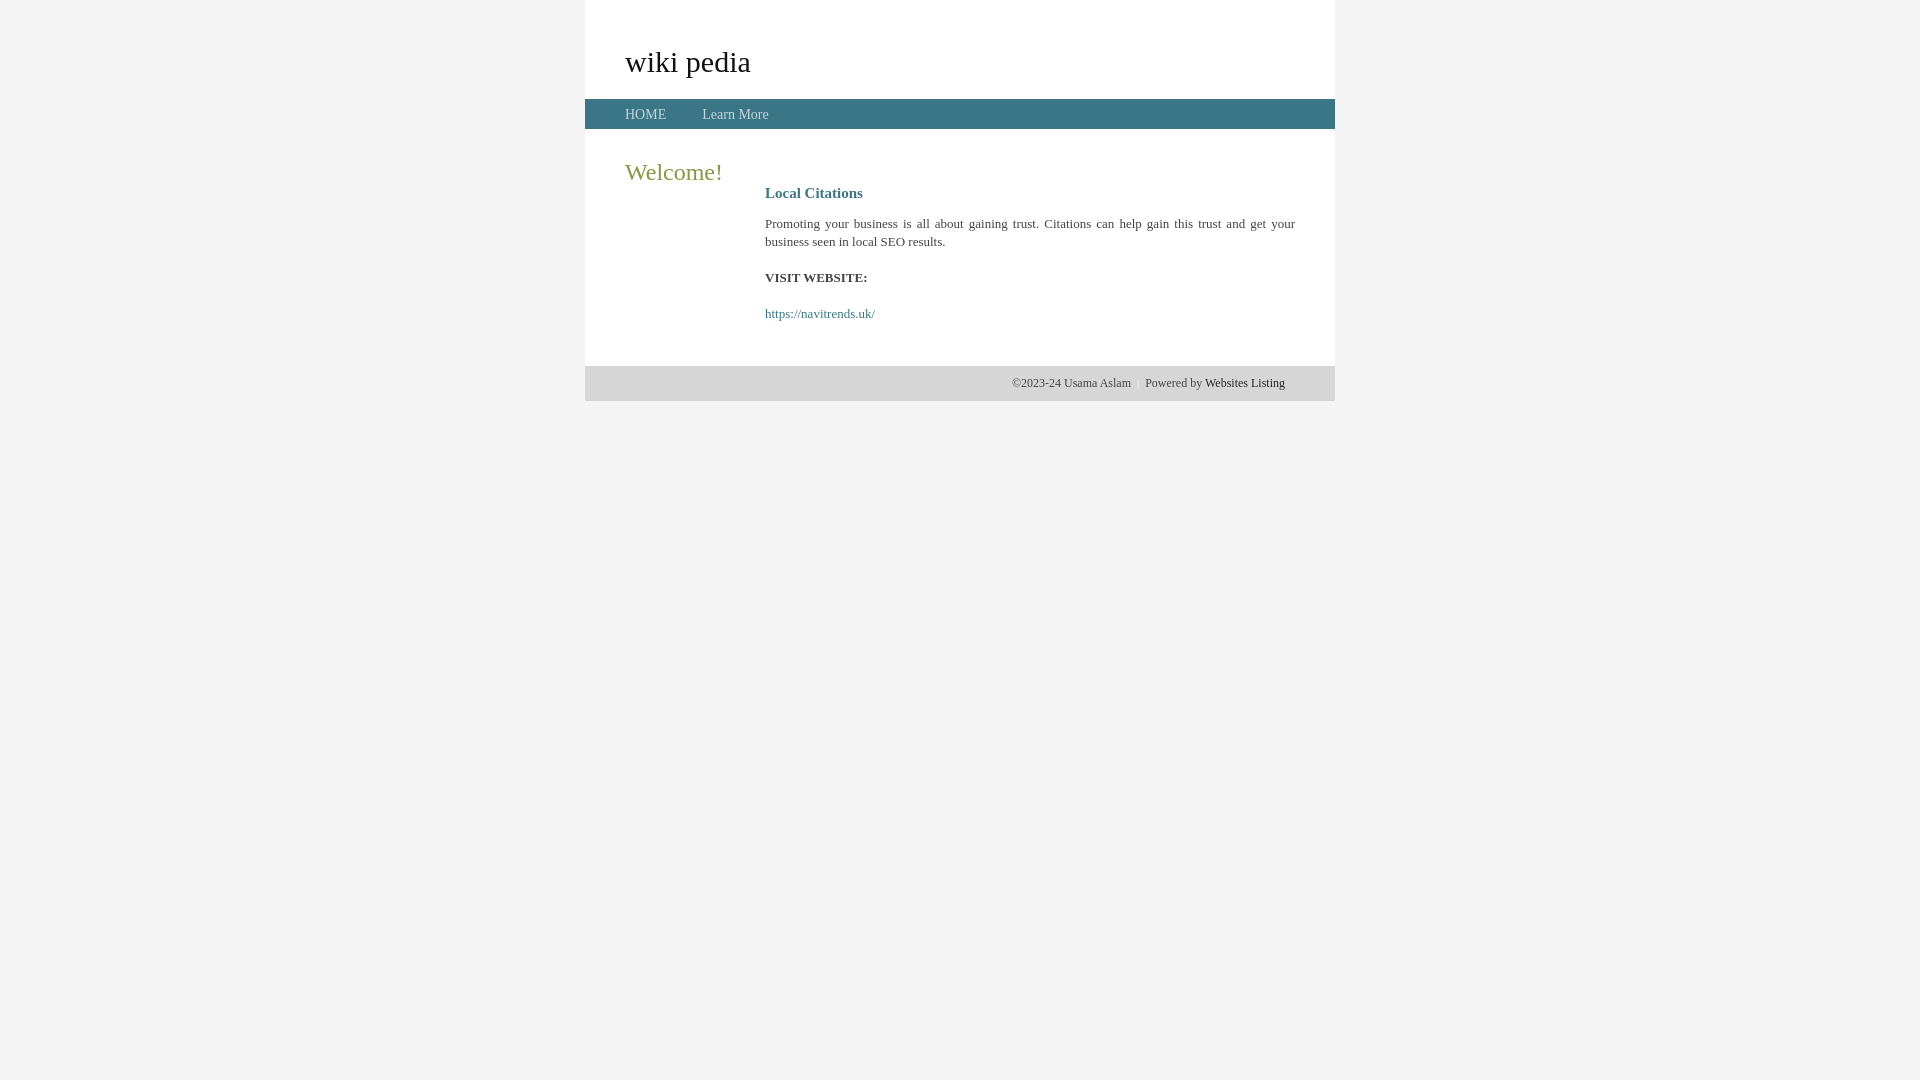 The image size is (1920, 1080). Describe the element at coordinates (820, 313) in the screenshot. I see `'https://navitrends.uk/'` at that location.